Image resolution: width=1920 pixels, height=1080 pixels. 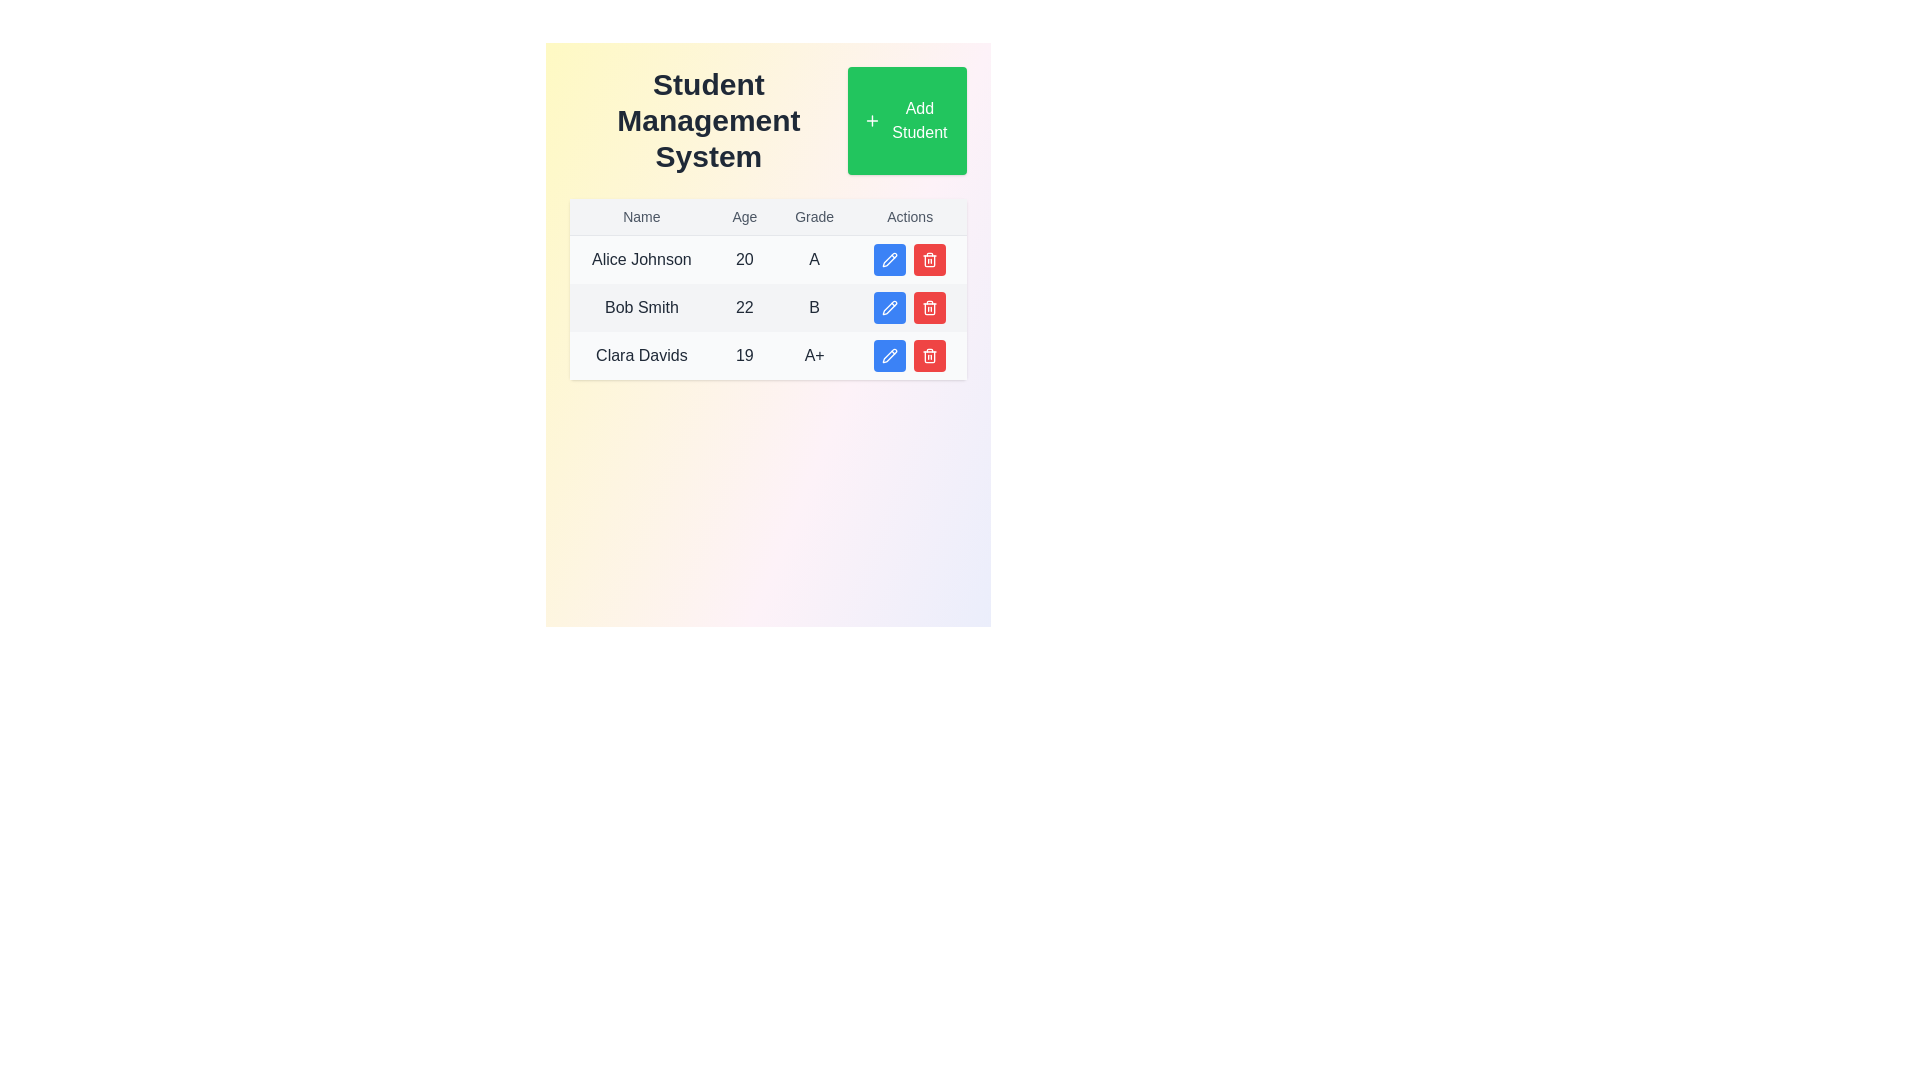 What do you see at coordinates (872, 120) in the screenshot?
I see `the '+' icon embedded in the green 'Add Student' button located at the top-right portion of the layout` at bounding box center [872, 120].